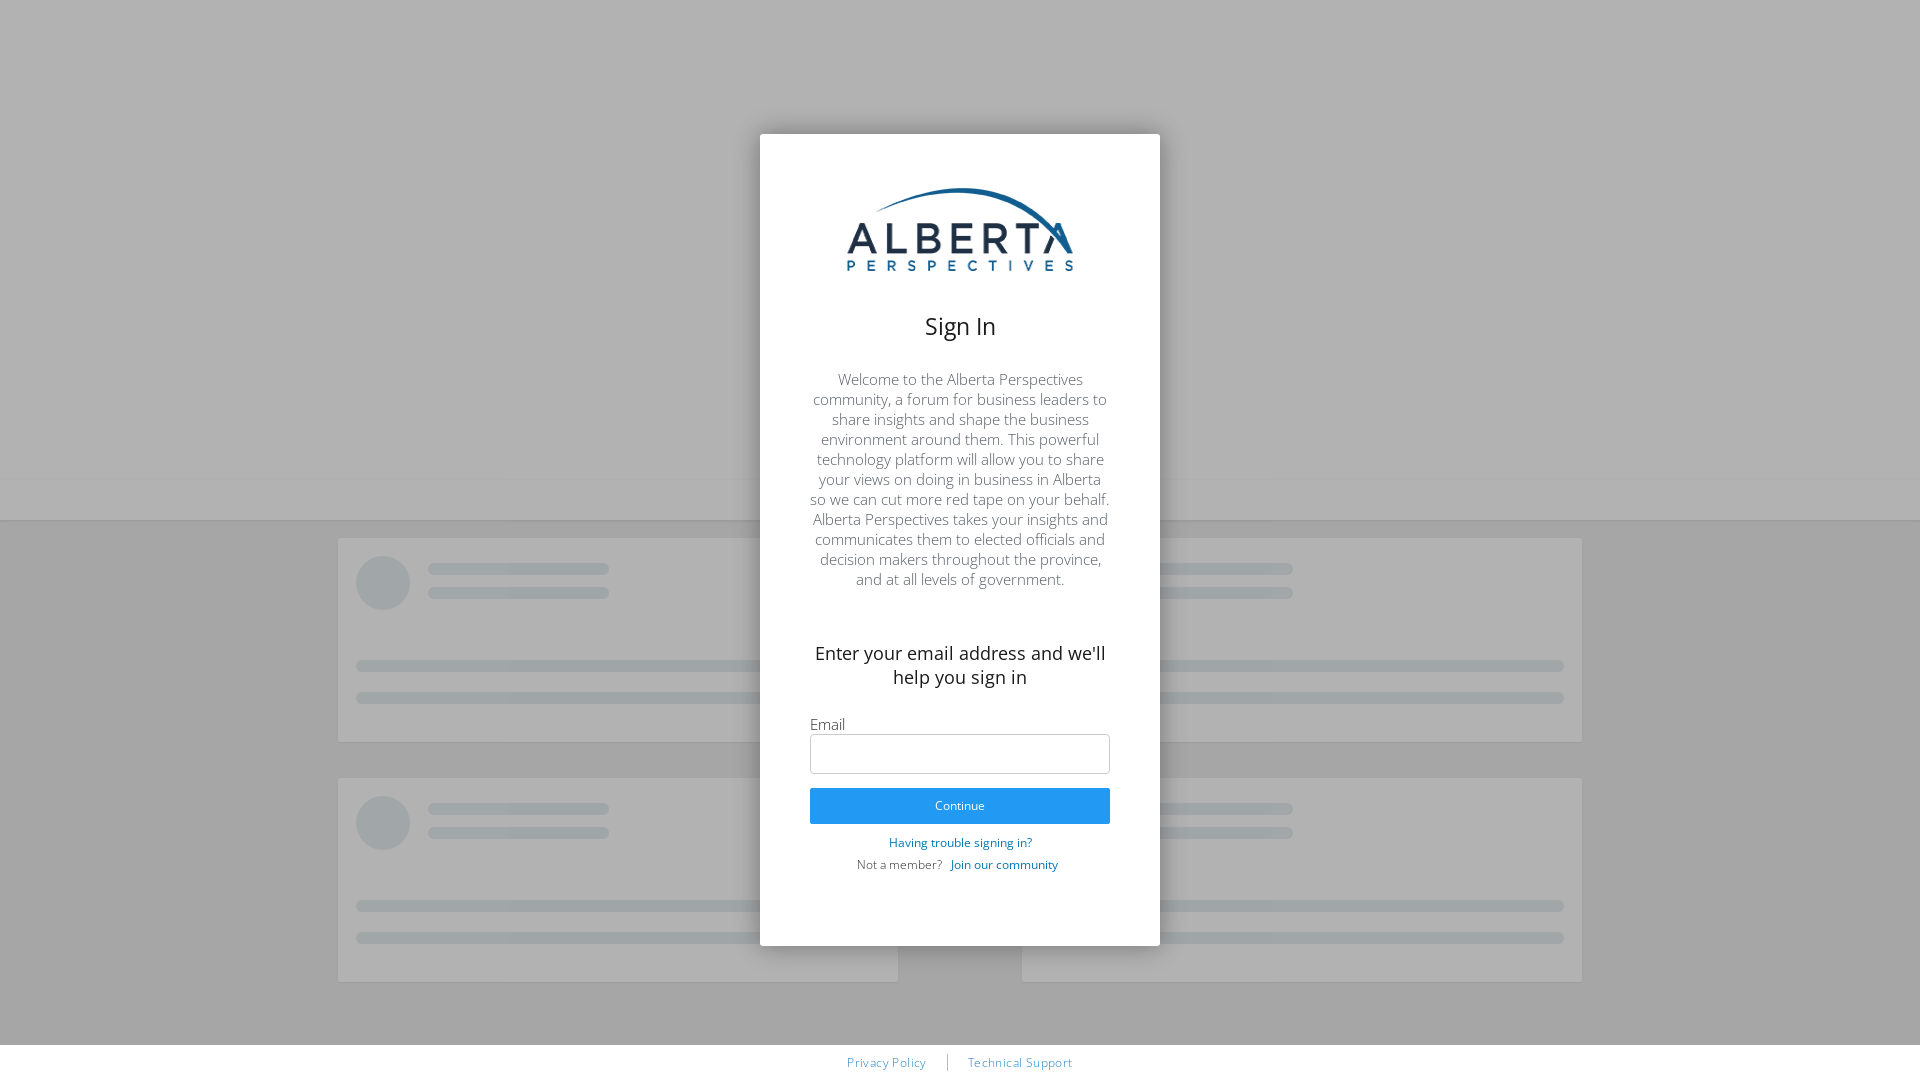 The width and height of the screenshot is (1920, 1080). I want to click on 'Having trouble signing in?', so click(958, 841).